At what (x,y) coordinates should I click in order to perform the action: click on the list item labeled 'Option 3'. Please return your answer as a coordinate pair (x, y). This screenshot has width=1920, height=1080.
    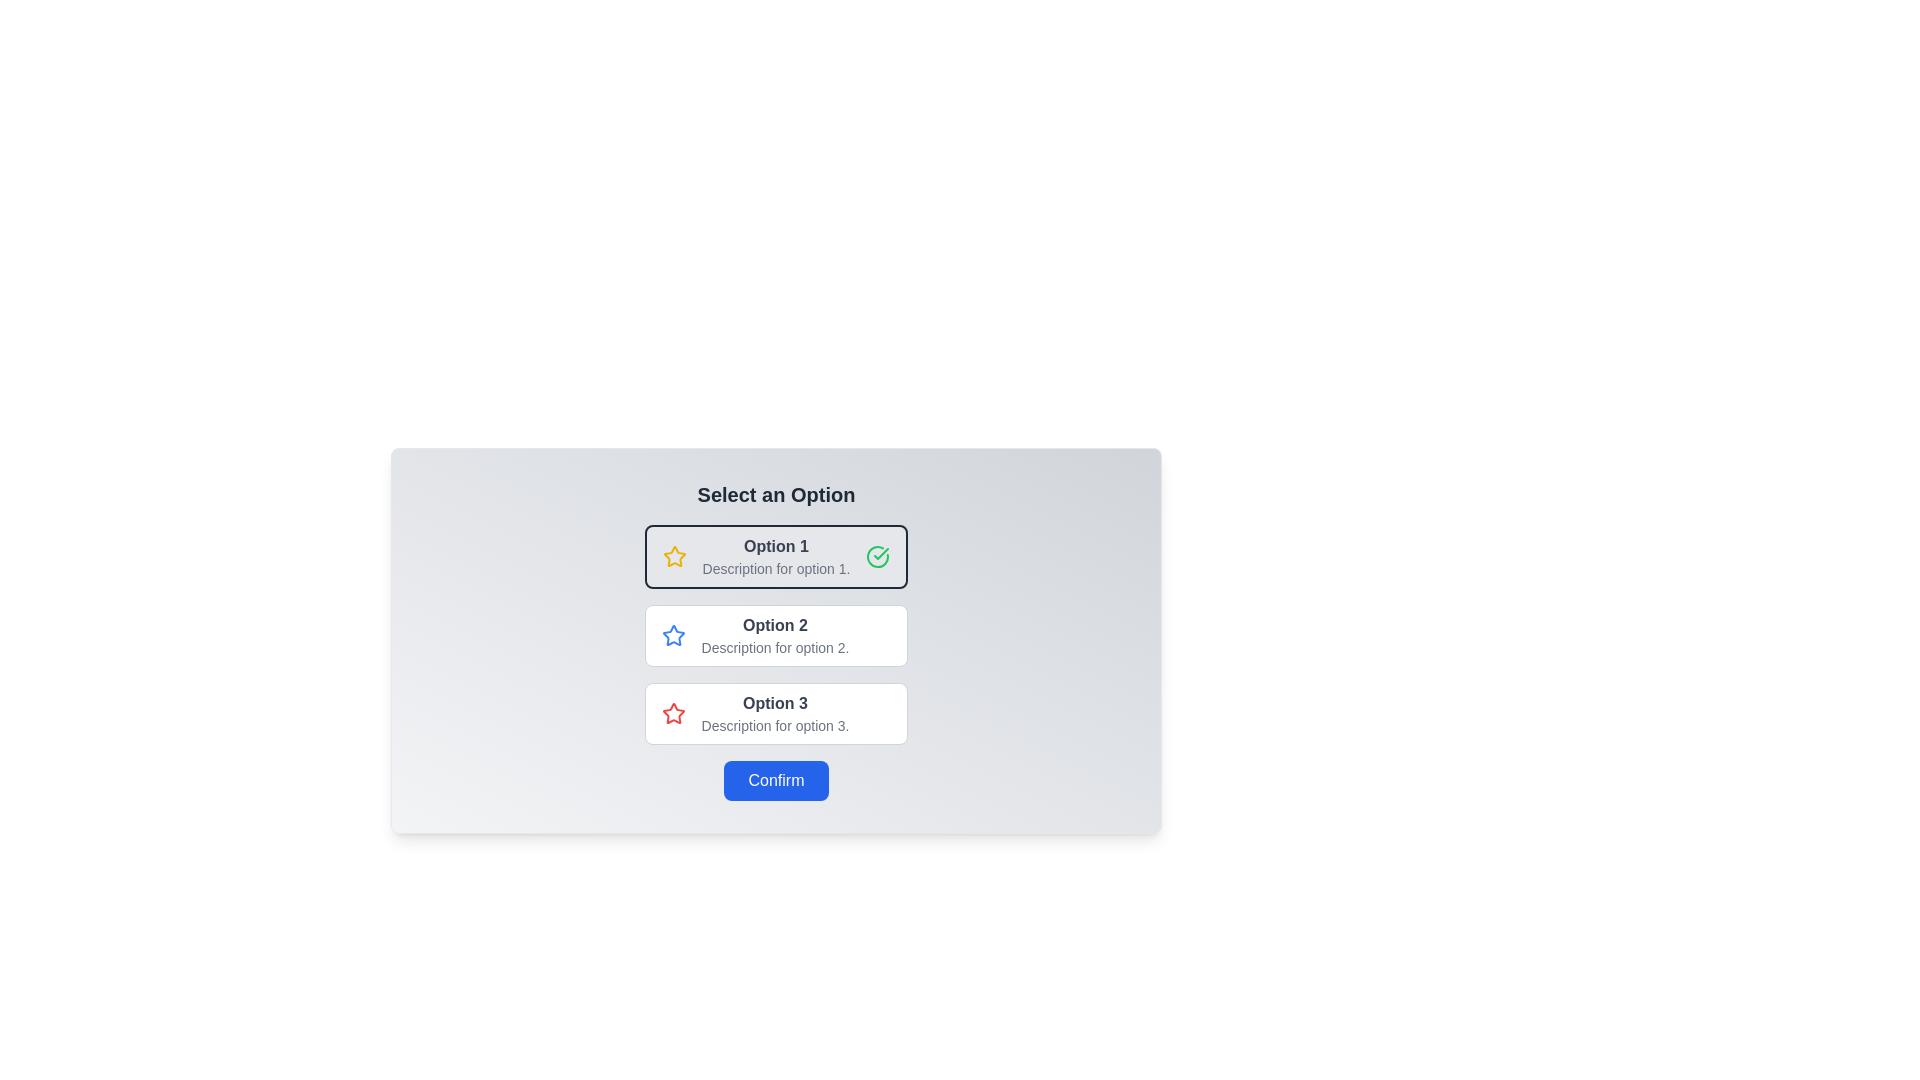
    Looking at the image, I should click on (774, 712).